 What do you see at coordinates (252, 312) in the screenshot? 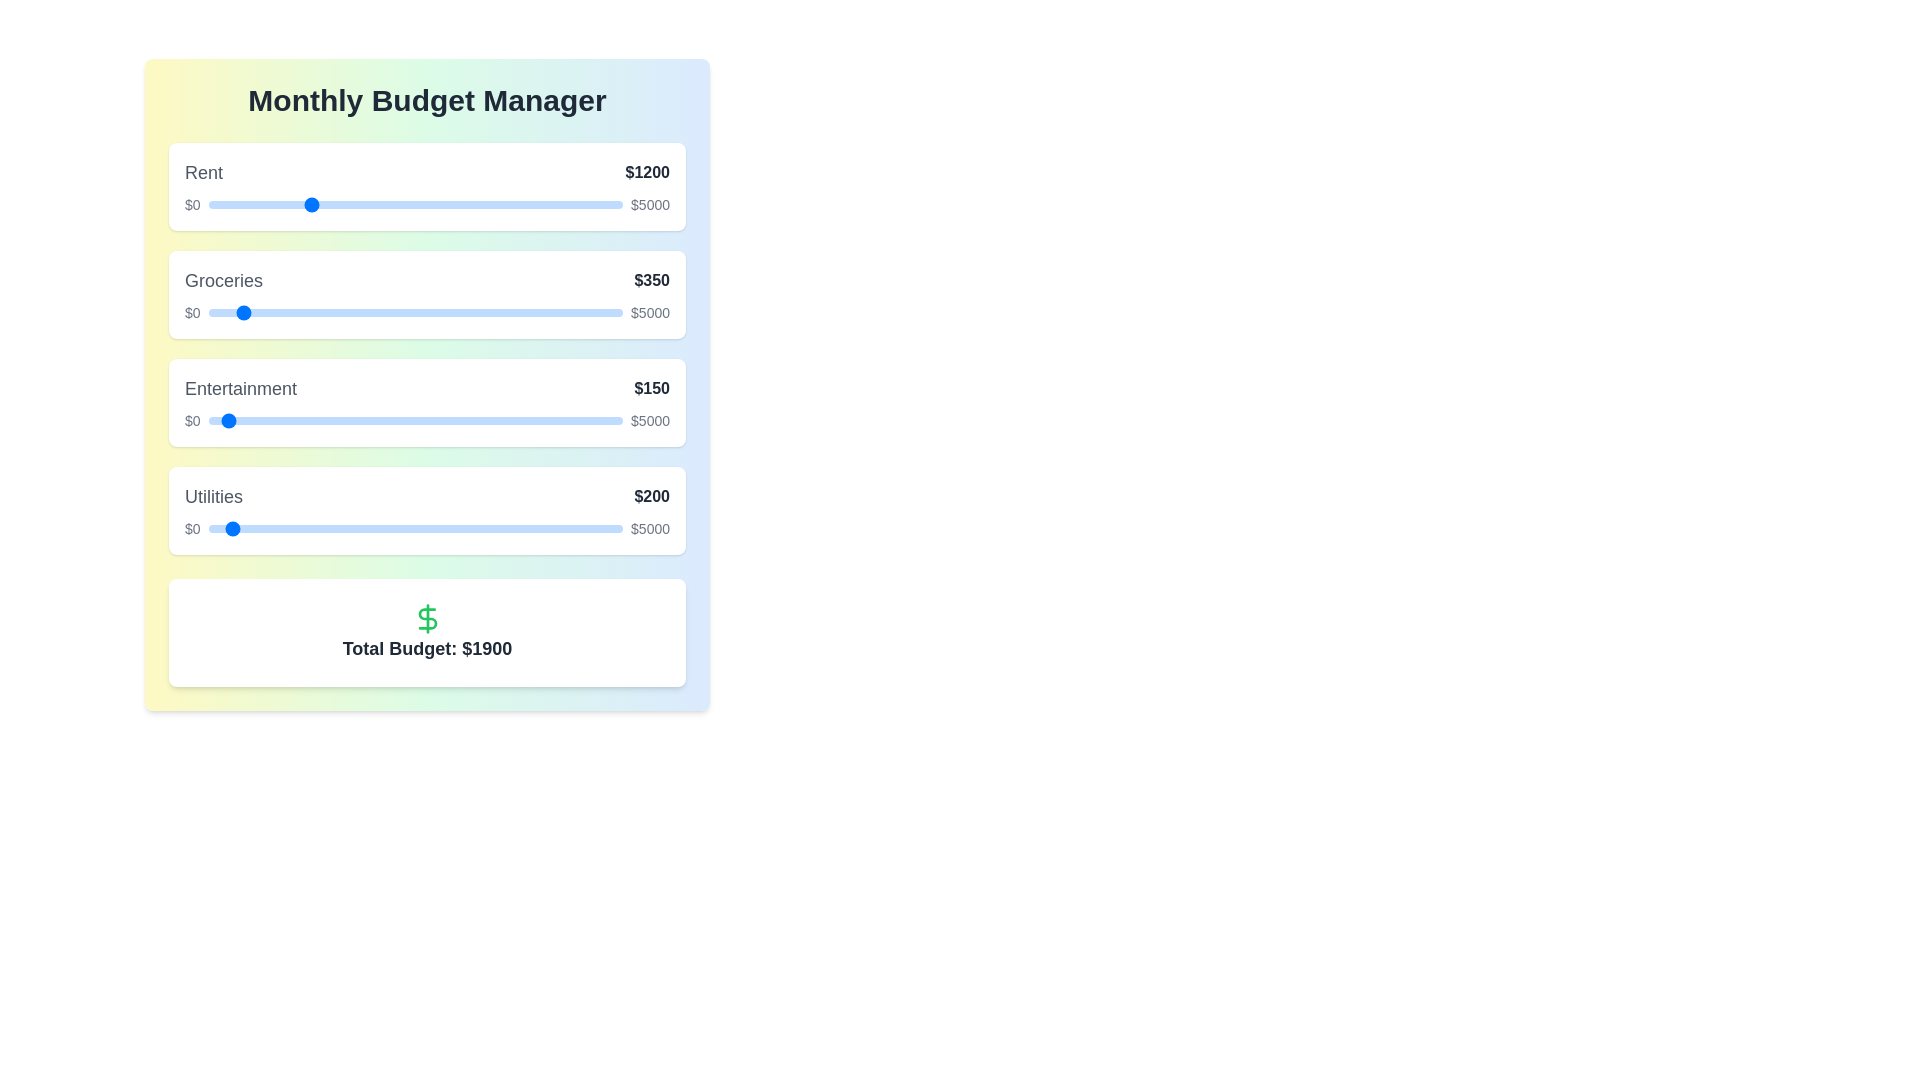
I see `the groceries budget slider` at bounding box center [252, 312].